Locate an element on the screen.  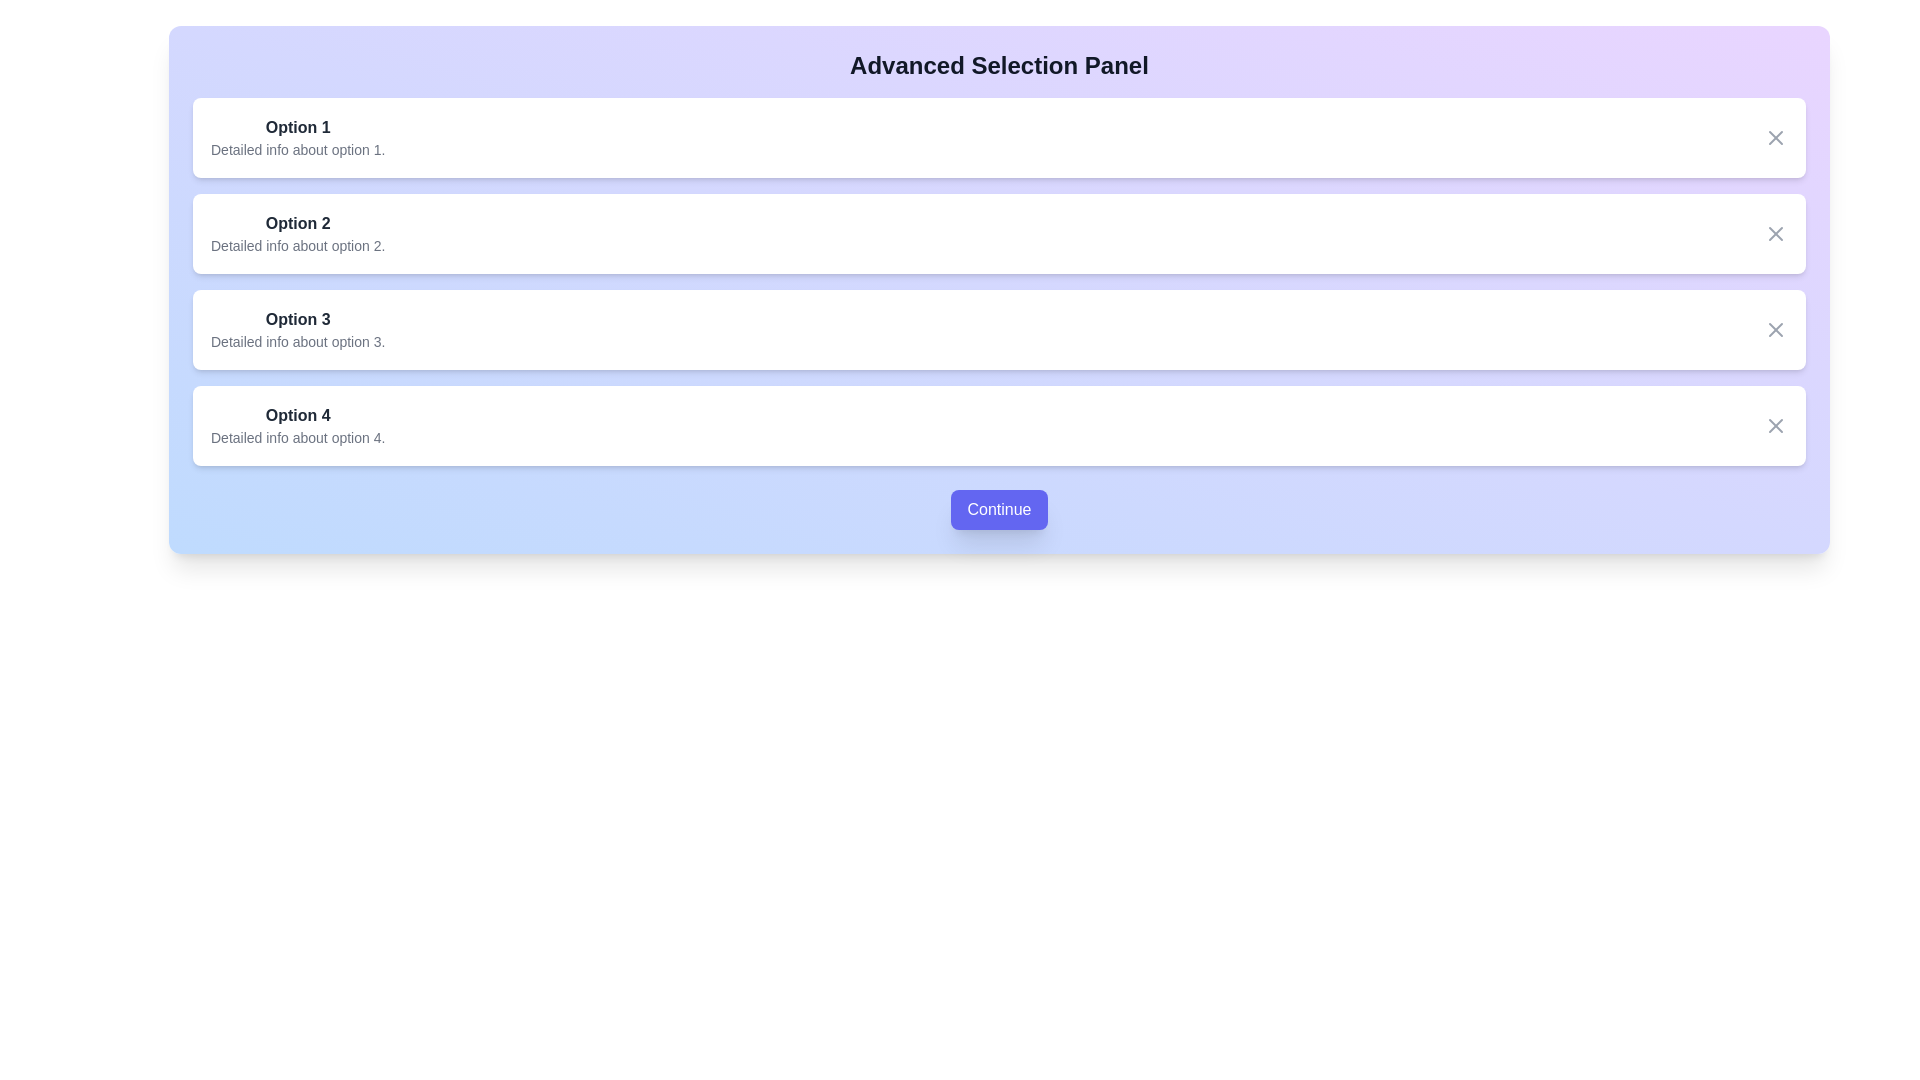
text label that provides detailed information about option 1, which is positioned below the title 'Option 1' in the vertical list is located at coordinates (297, 149).